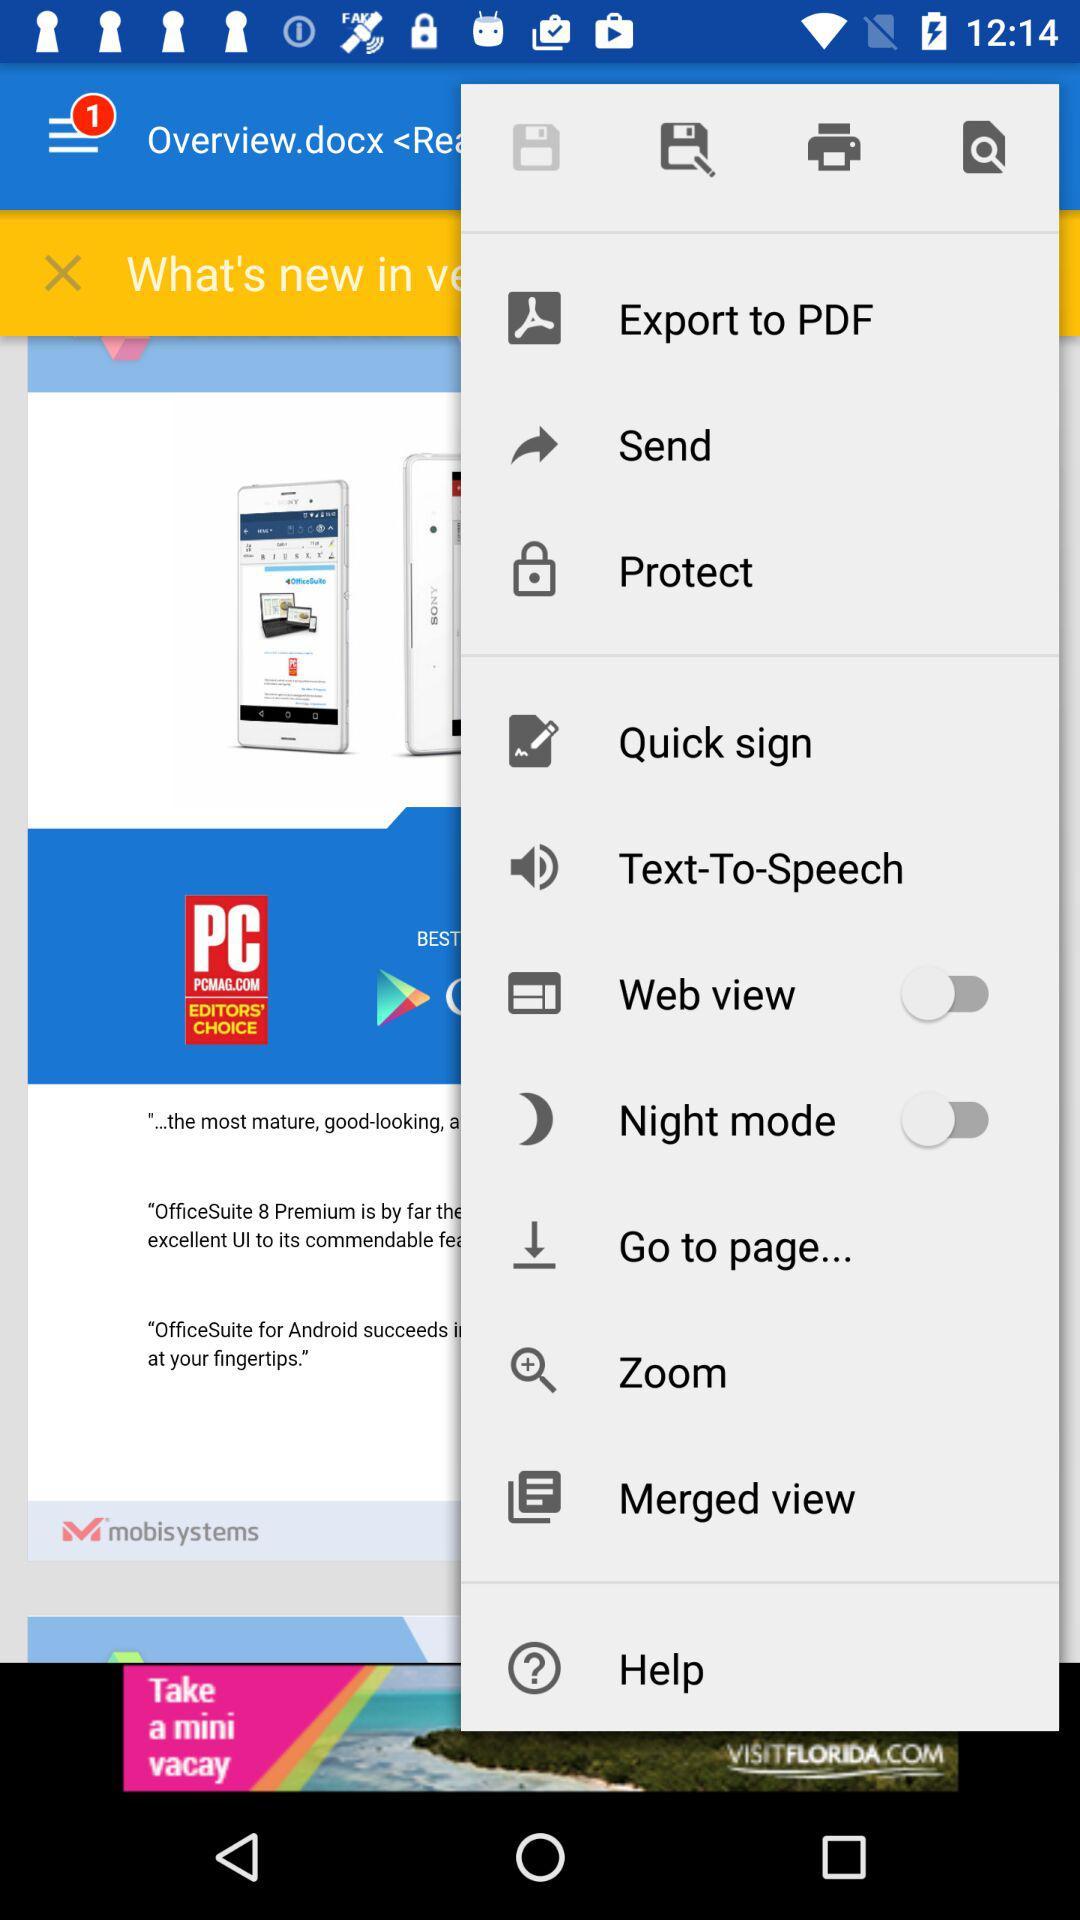  Describe the element at coordinates (759, 569) in the screenshot. I see `item below the send item` at that location.